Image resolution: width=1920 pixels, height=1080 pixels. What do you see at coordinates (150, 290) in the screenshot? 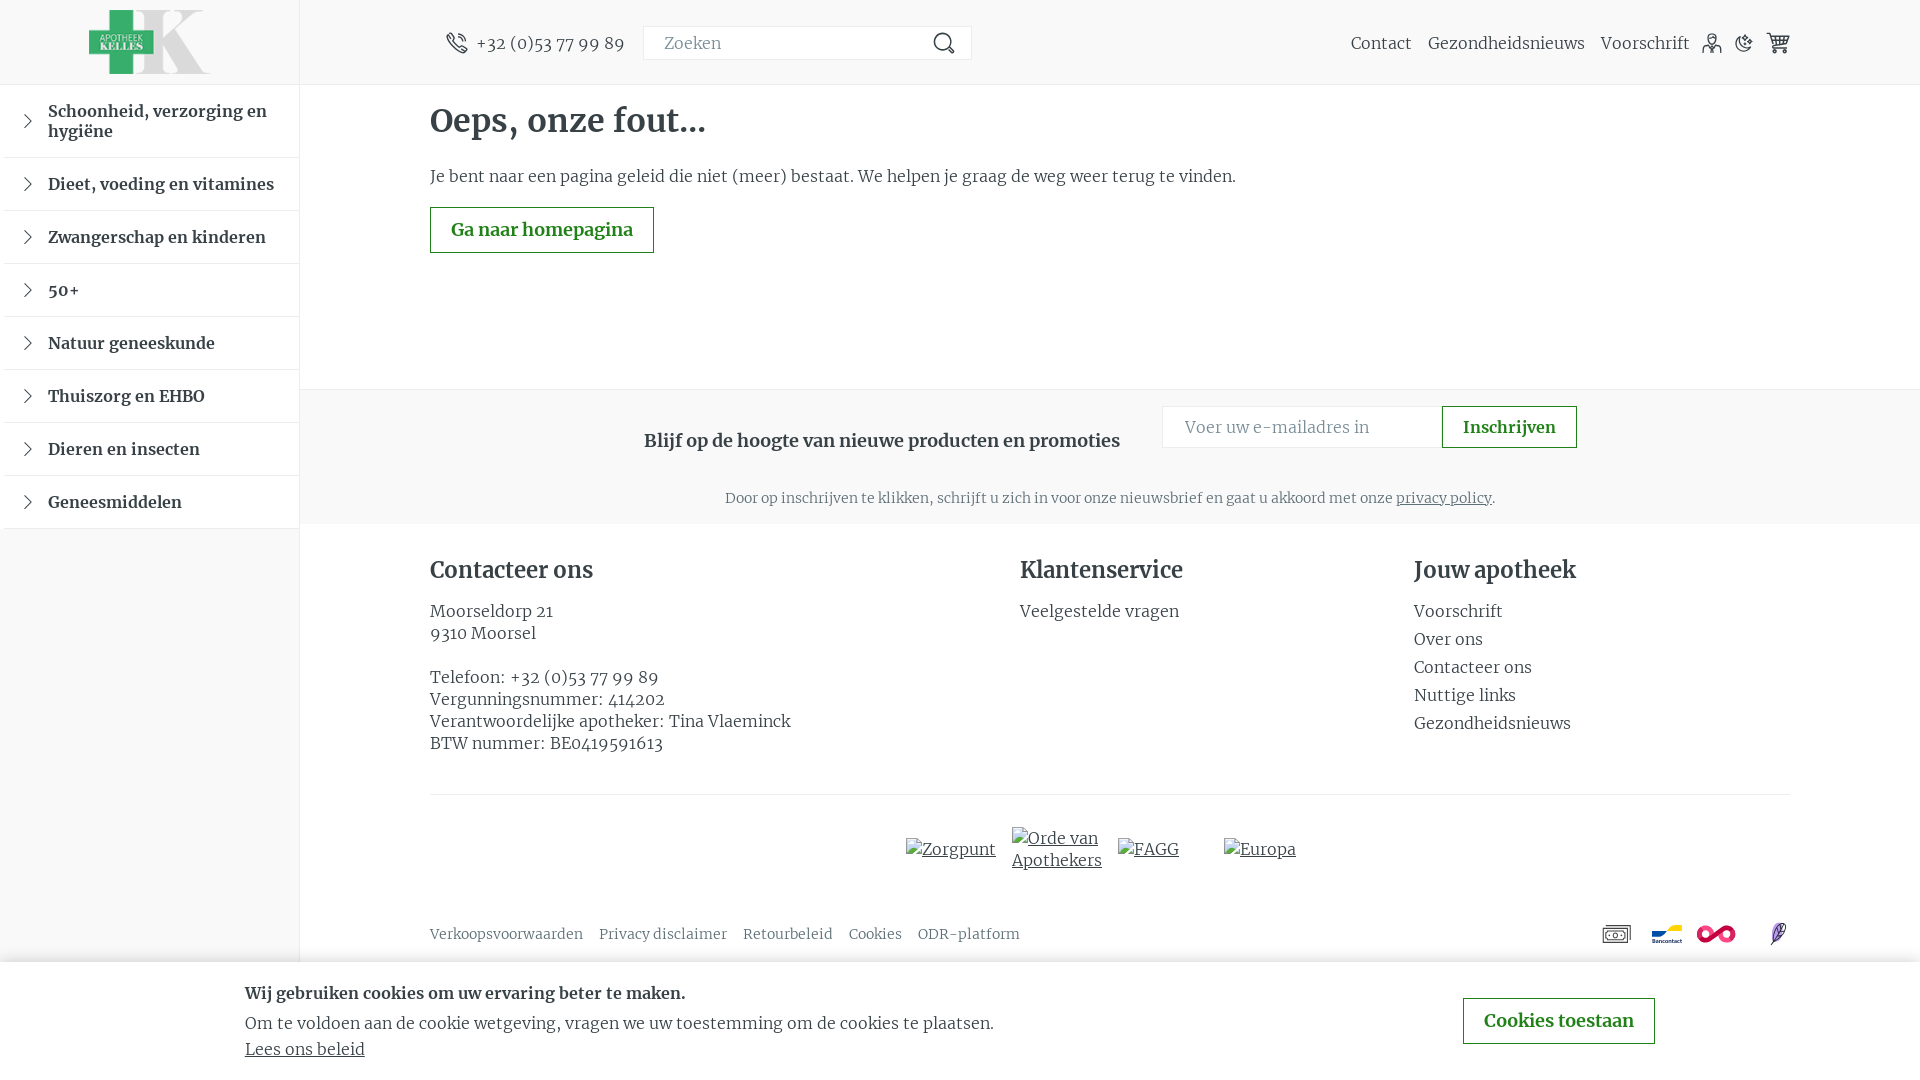
I see `'50+'` at bounding box center [150, 290].